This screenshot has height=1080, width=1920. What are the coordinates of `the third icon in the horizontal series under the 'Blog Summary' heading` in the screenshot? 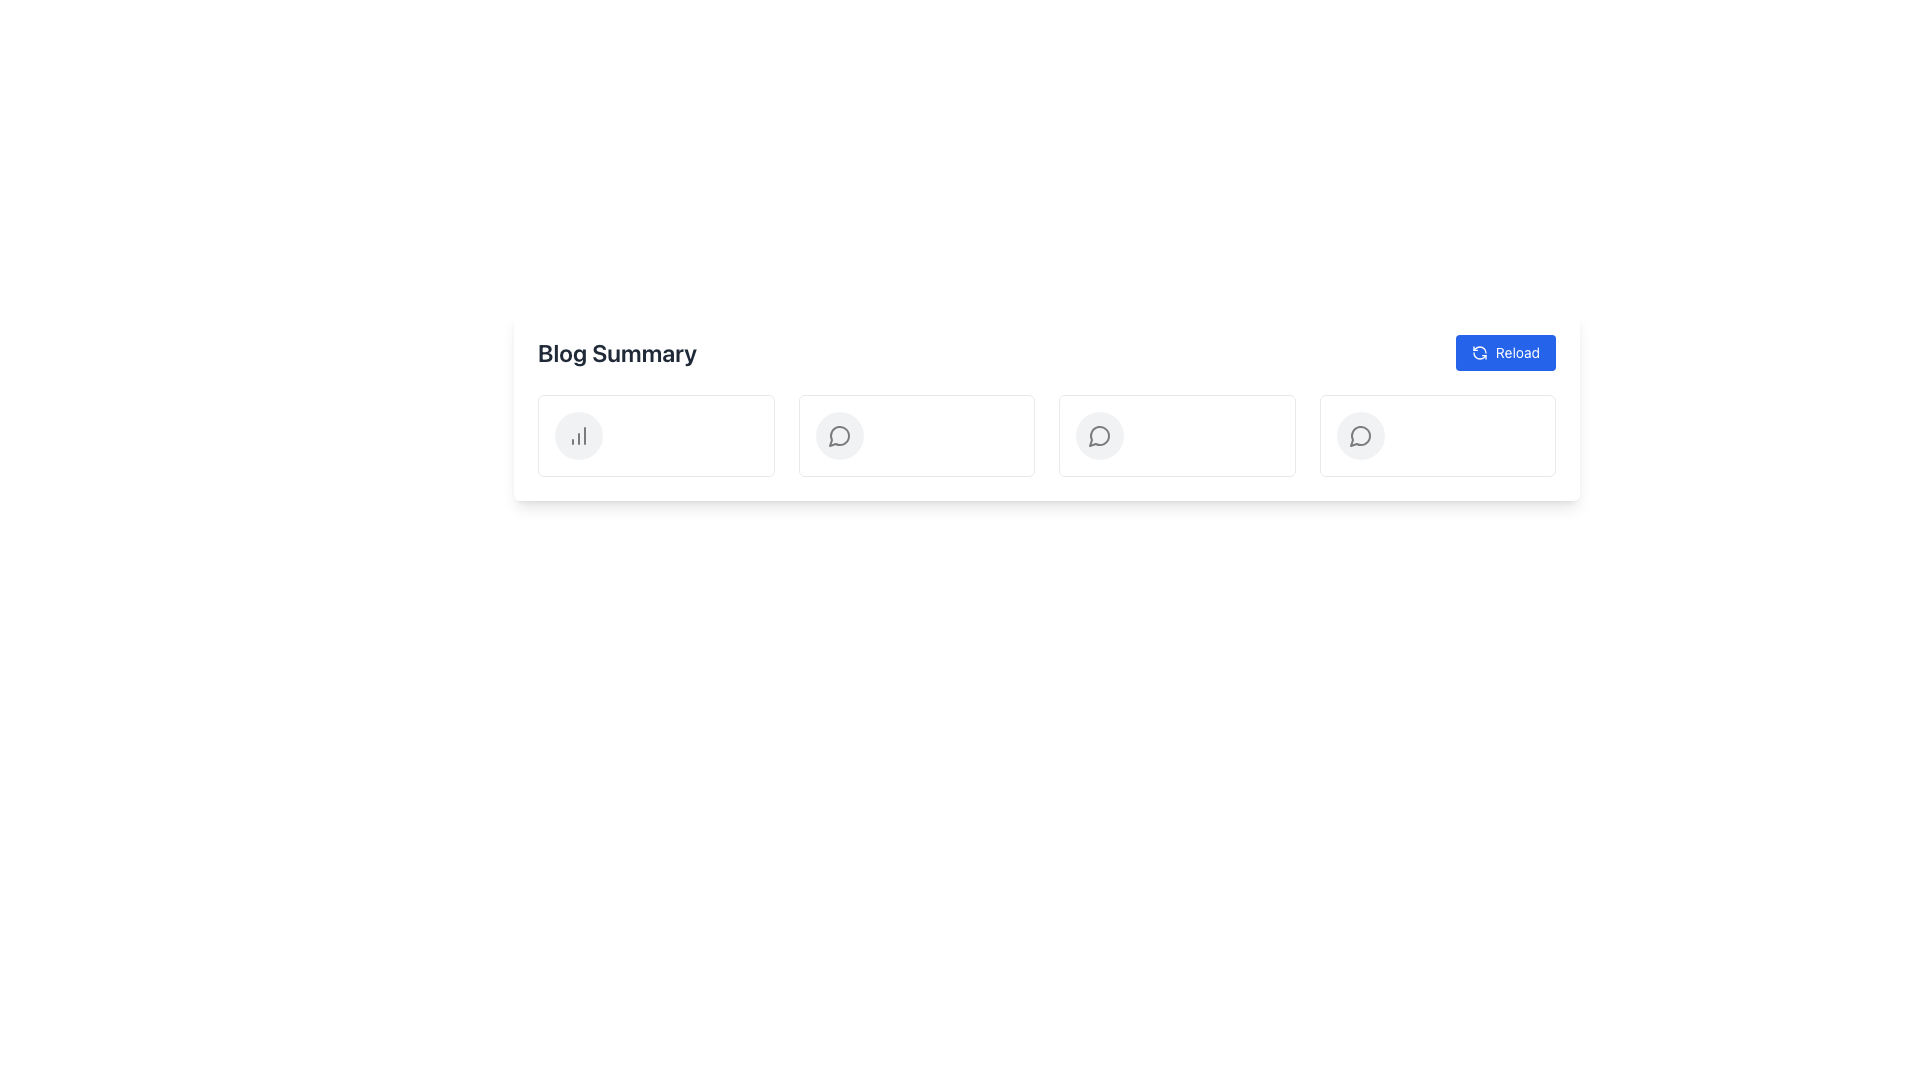 It's located at (1359, 435).